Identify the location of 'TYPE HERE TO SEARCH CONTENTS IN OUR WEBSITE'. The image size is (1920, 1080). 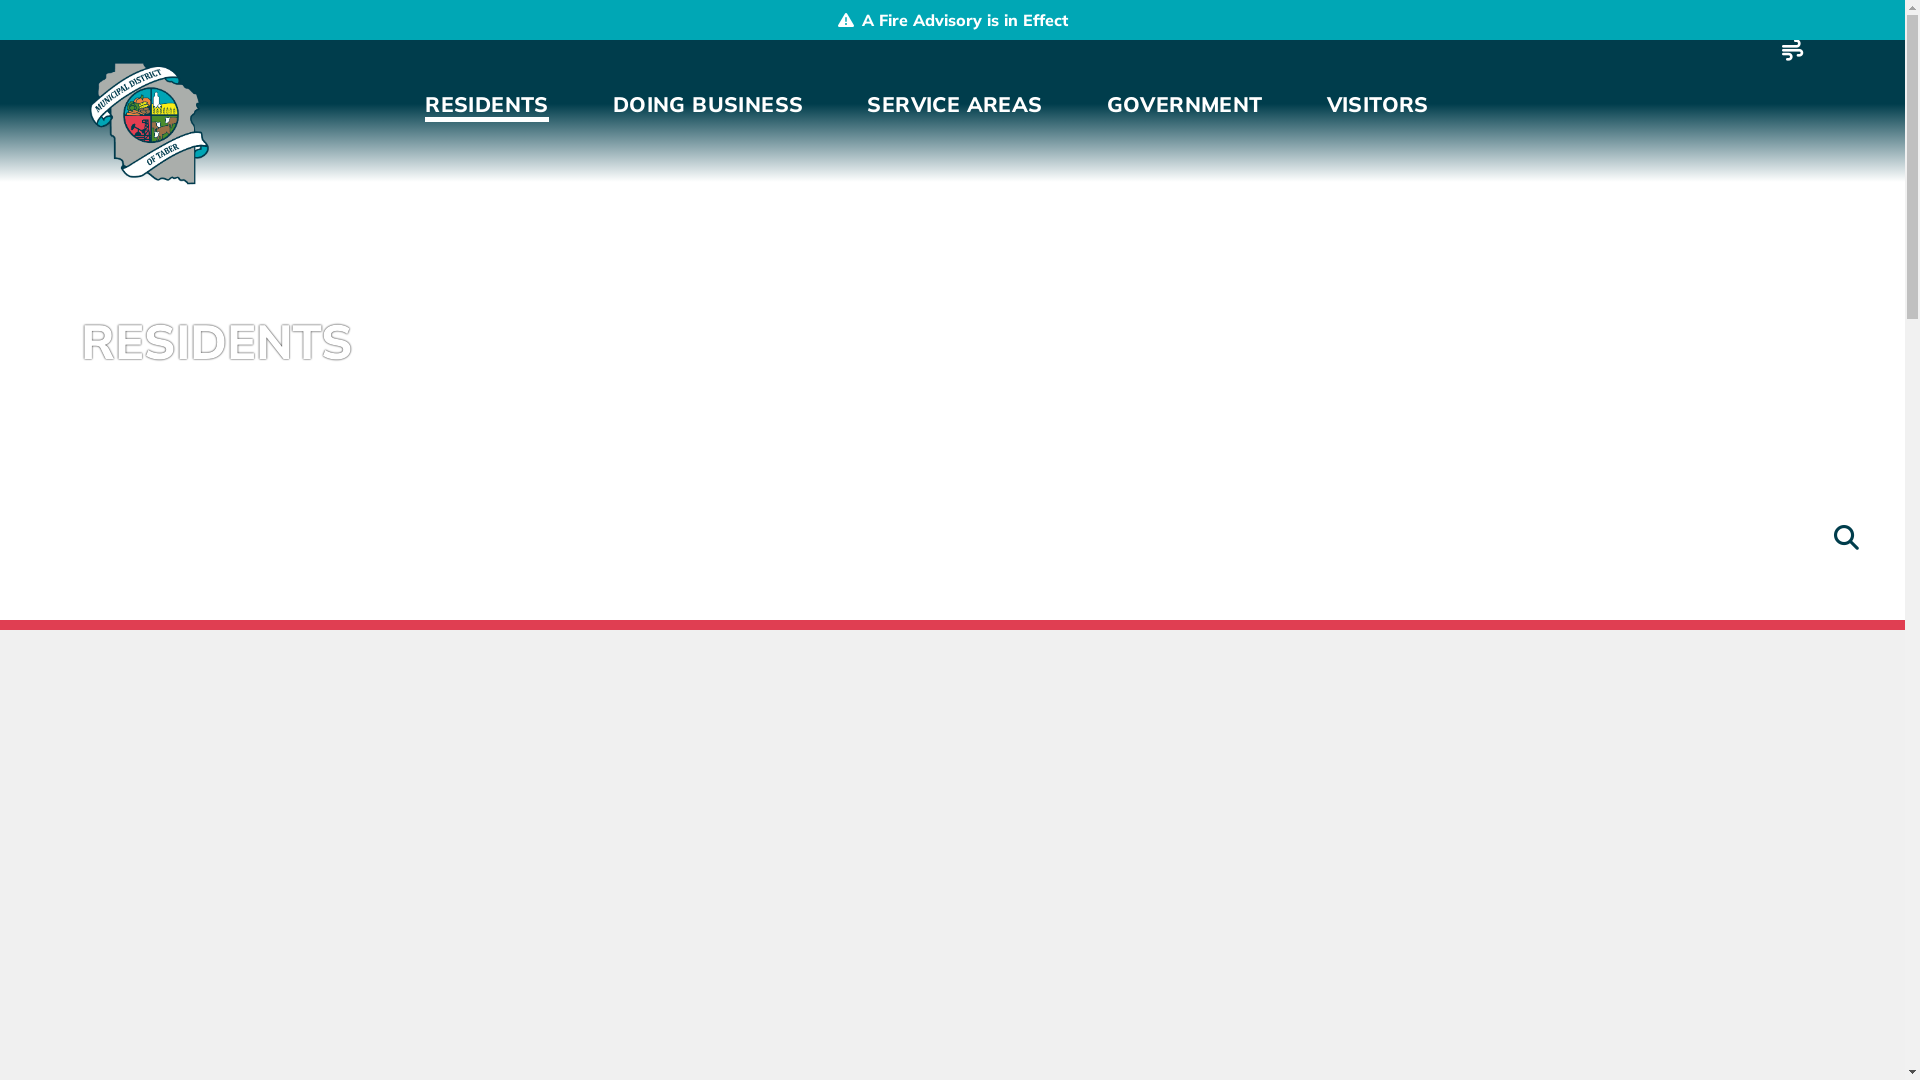
(1825, 538).